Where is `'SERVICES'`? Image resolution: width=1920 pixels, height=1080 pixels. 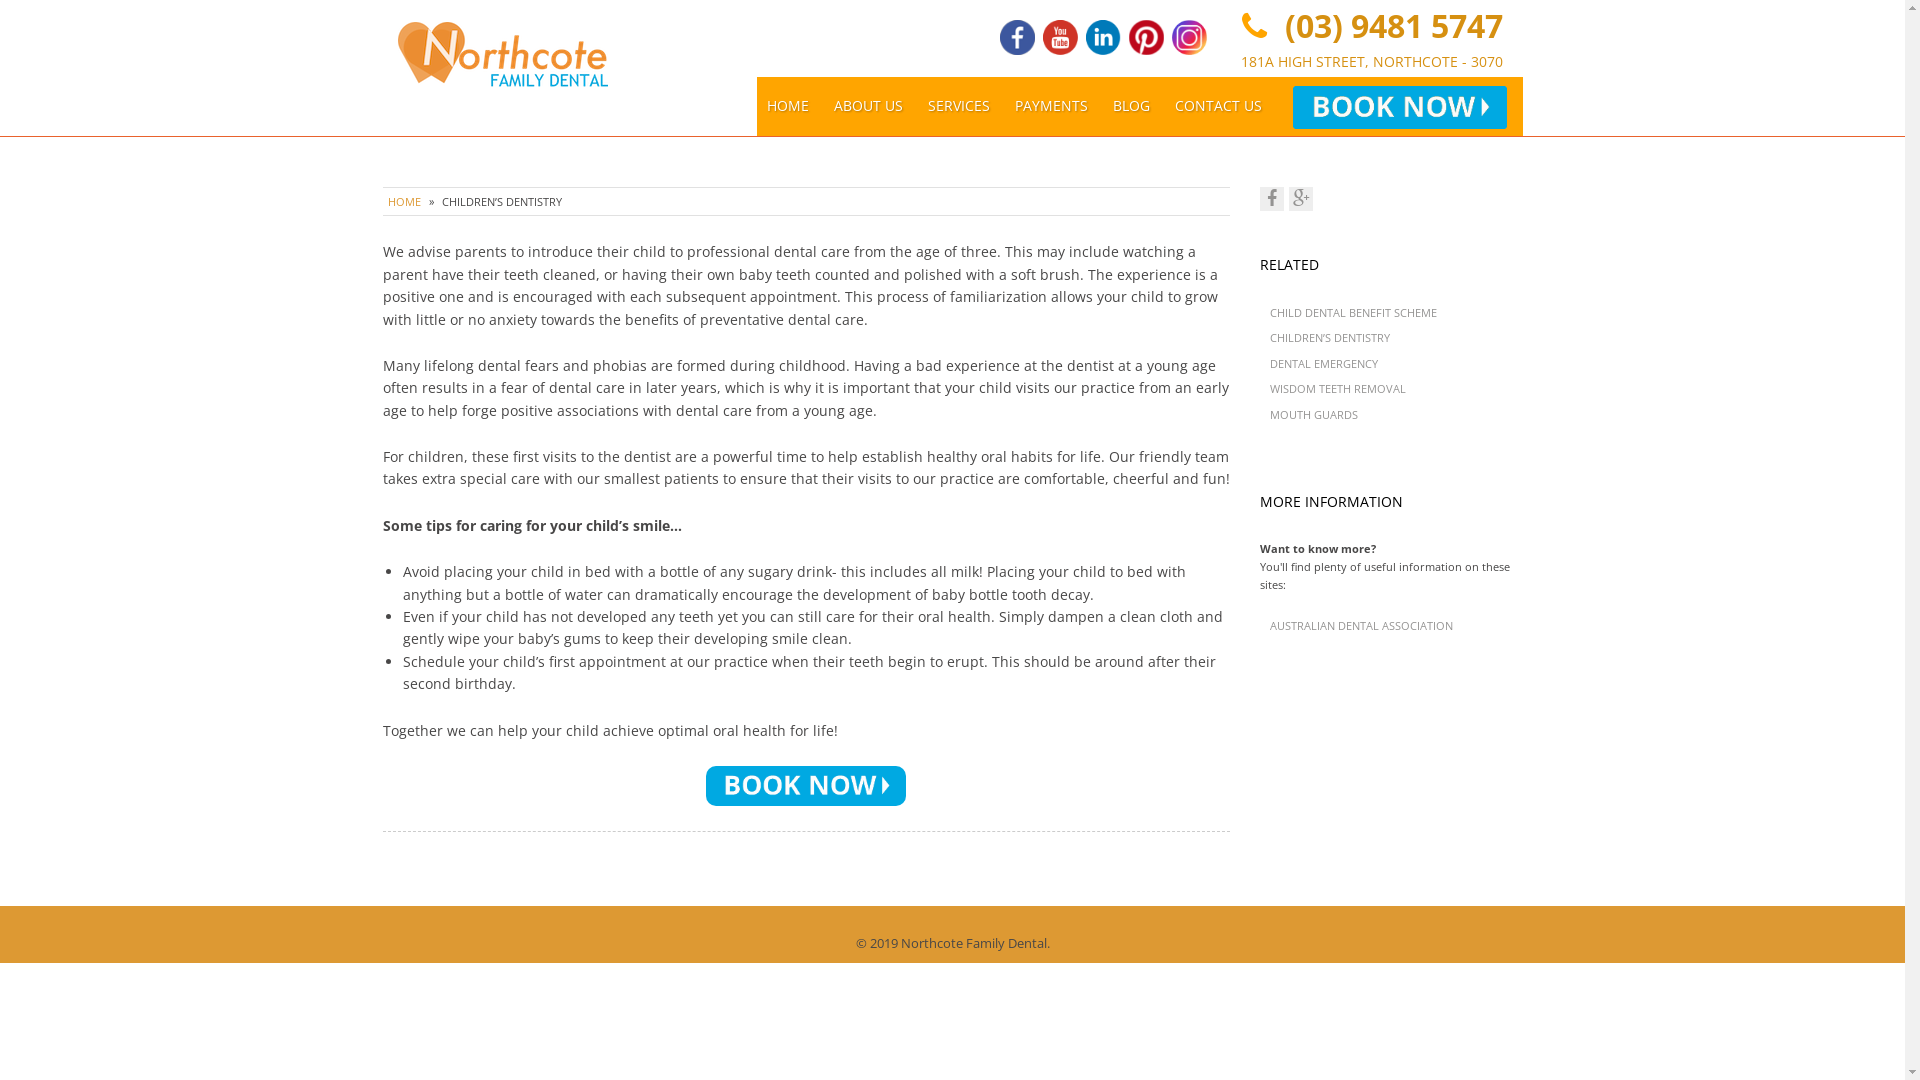
'SERVICES' is located at coordinates (958, 105).